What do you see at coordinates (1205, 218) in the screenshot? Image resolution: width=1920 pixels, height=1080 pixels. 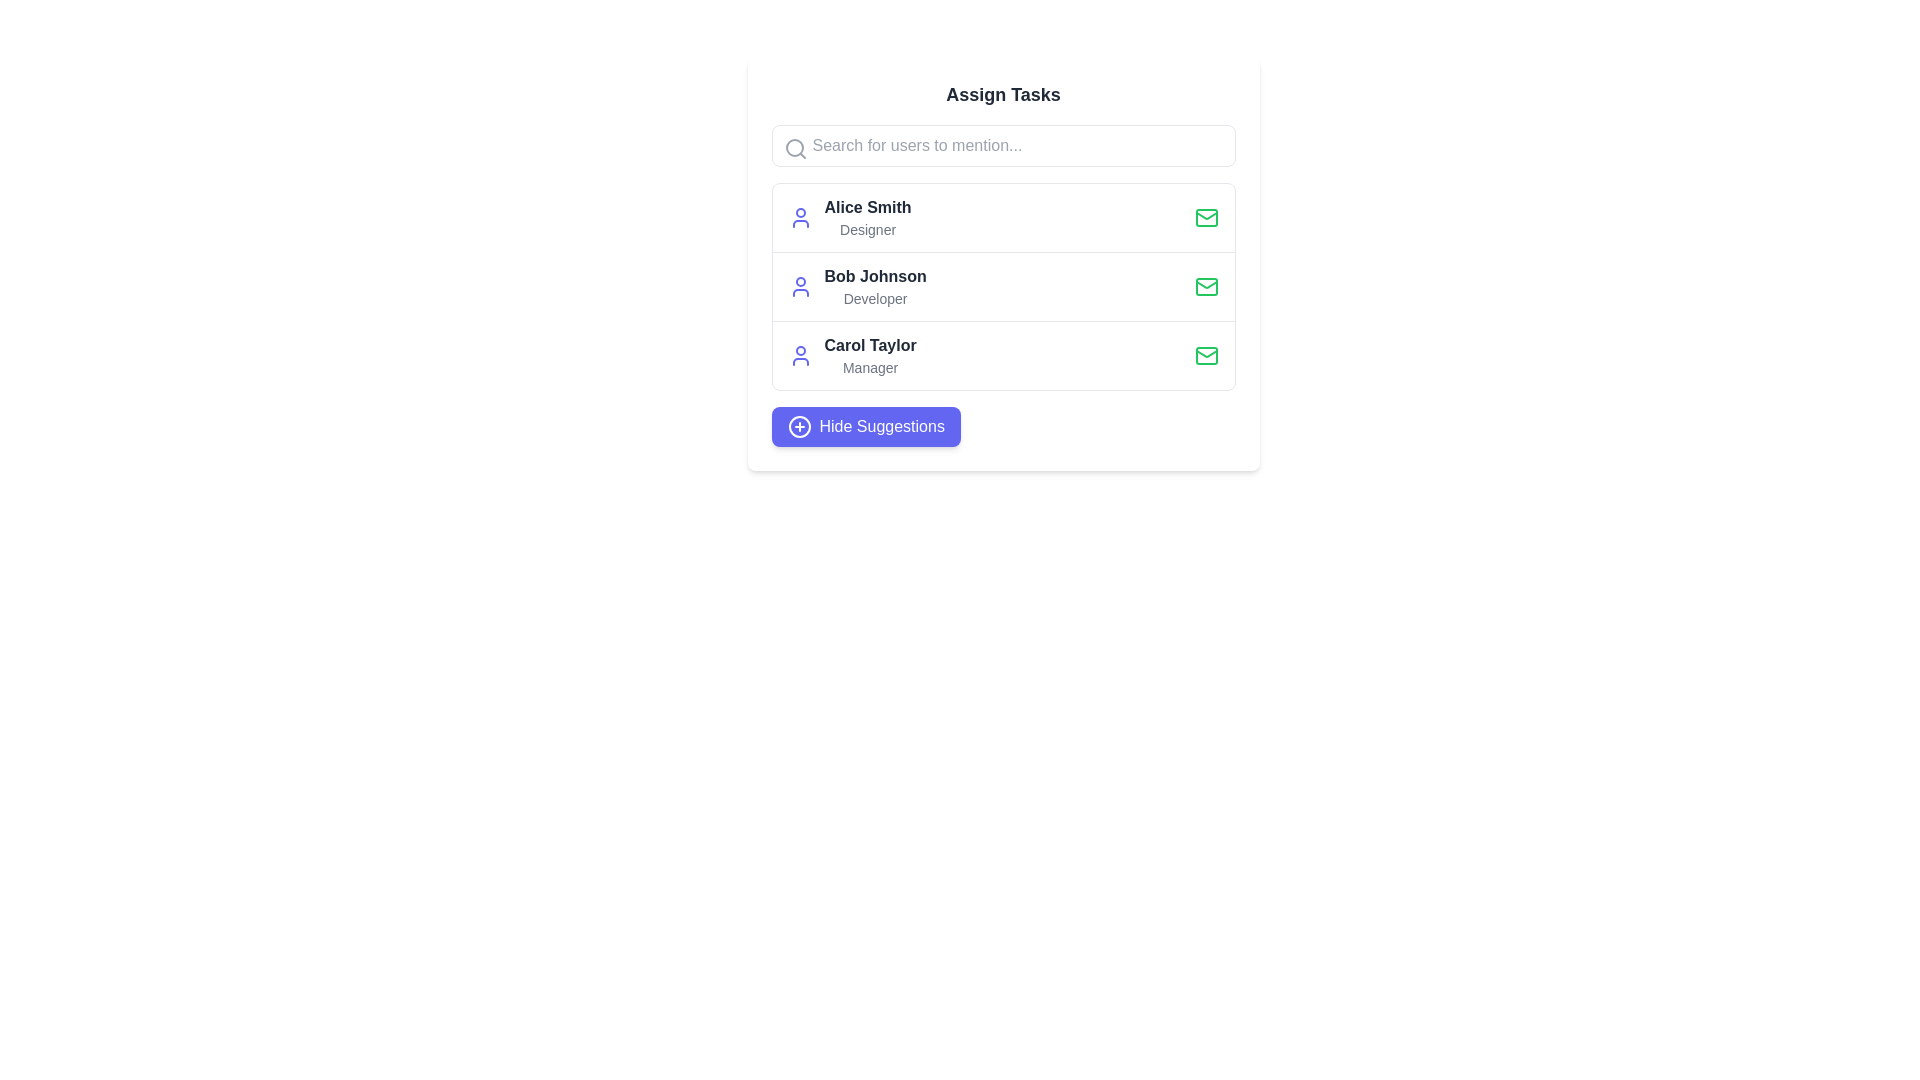 I see `the message icon located at the farthest-right of the first list entry row labeled 'Alice Smith Designer'` at bounding box center [1205, 218].